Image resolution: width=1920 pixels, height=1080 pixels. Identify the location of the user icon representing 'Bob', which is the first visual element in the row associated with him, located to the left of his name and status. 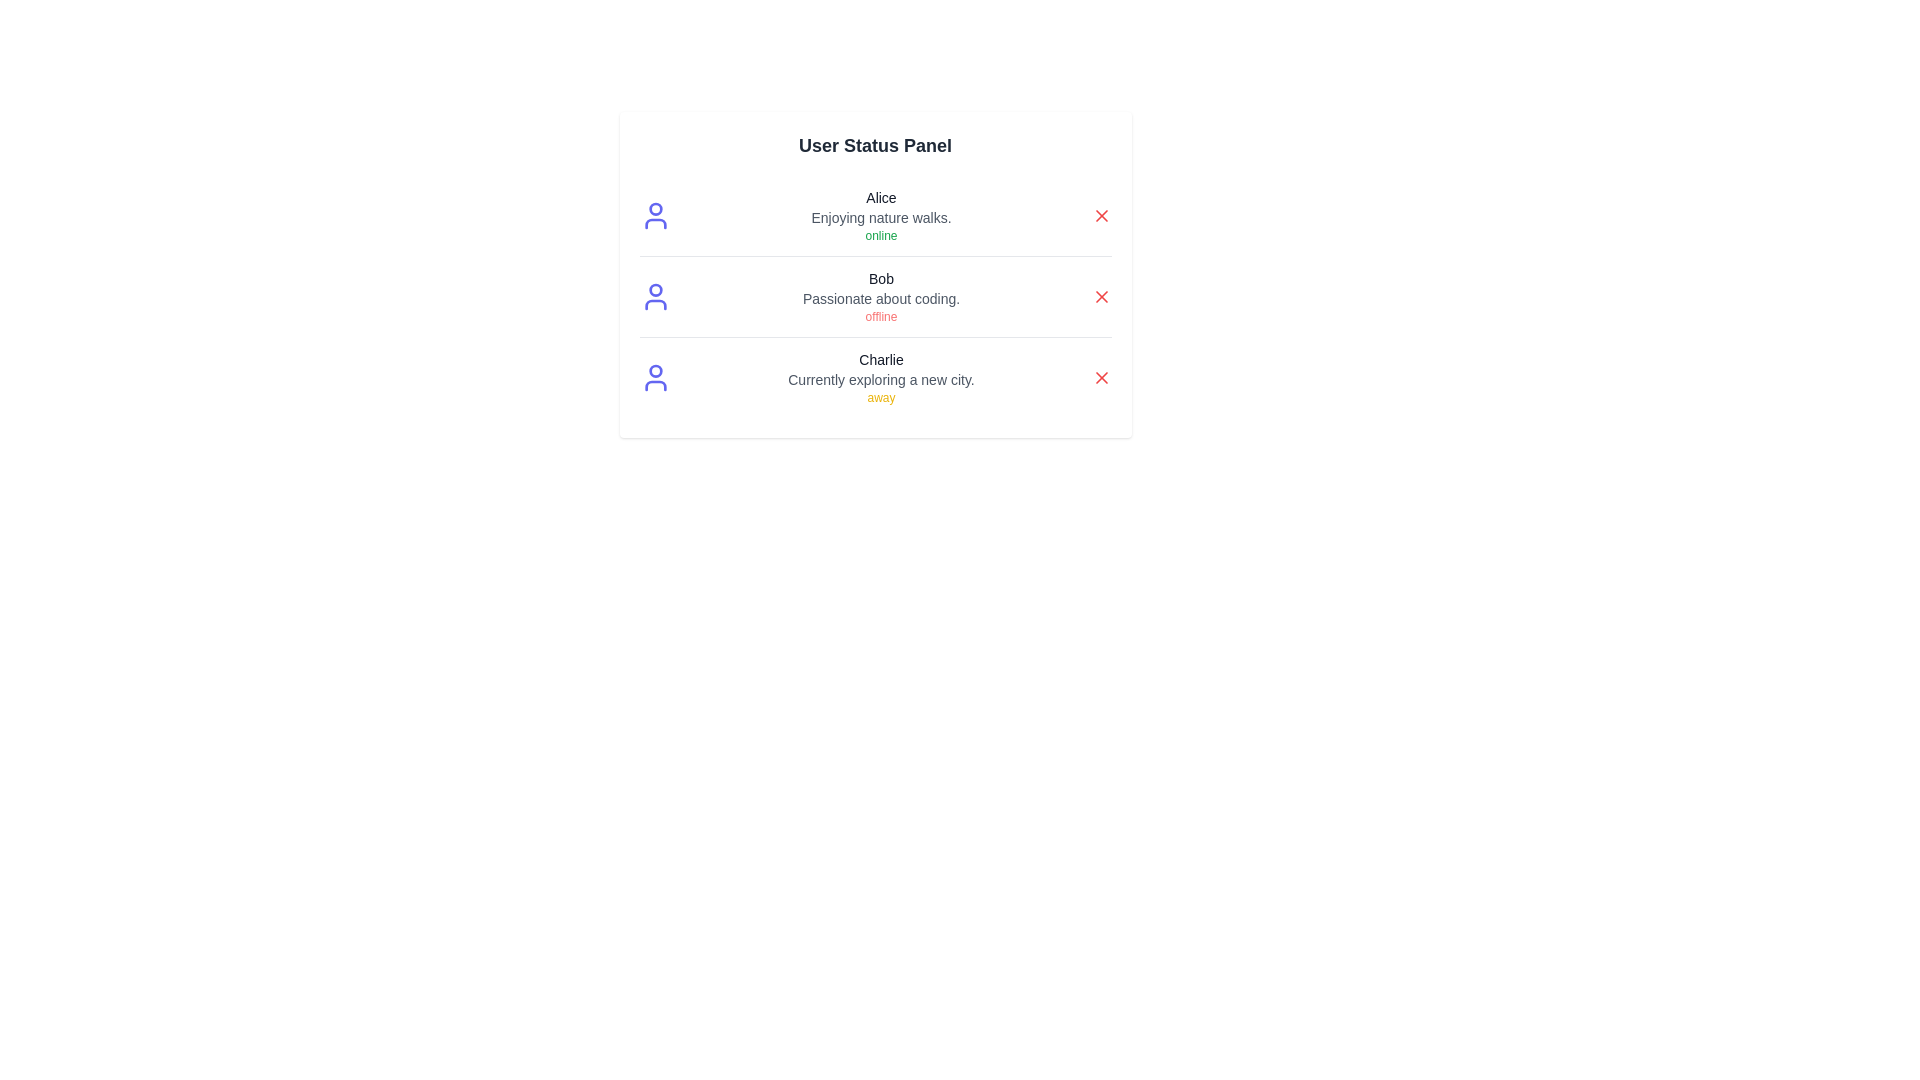
(655, 297).